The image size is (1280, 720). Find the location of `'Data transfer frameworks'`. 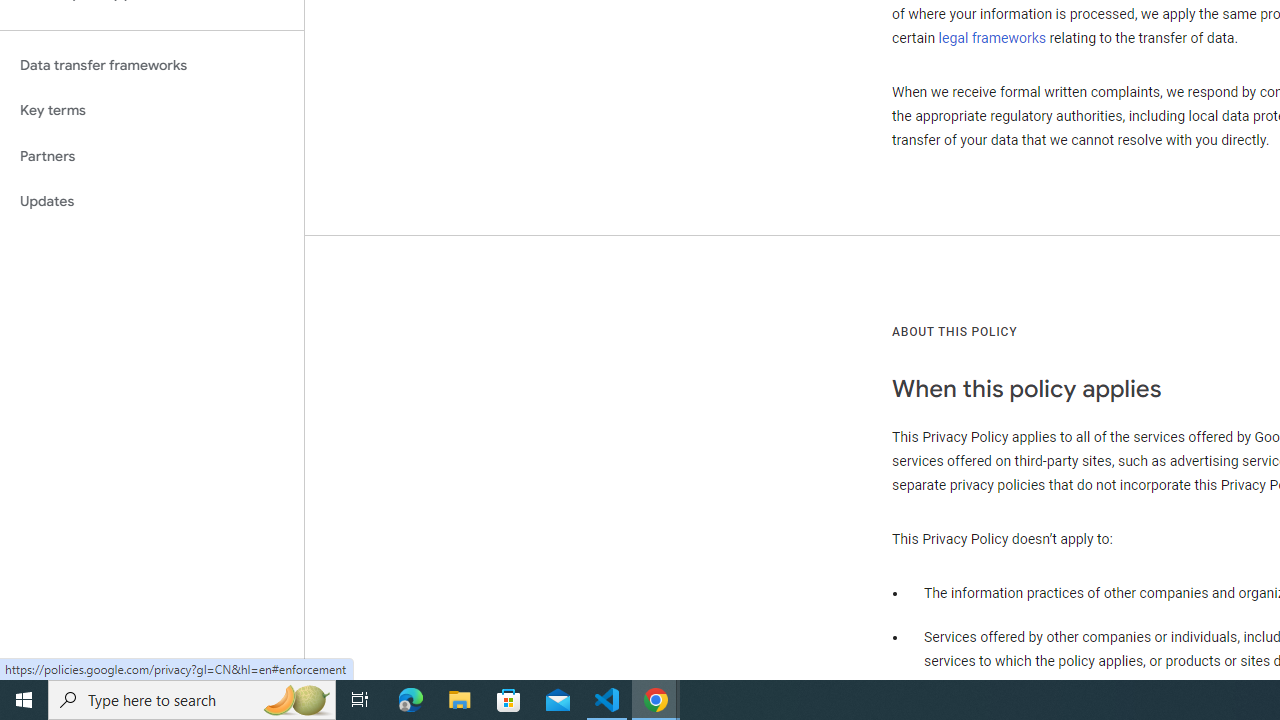

'Data transfer frameworks' is located at coordinates (151, 64).